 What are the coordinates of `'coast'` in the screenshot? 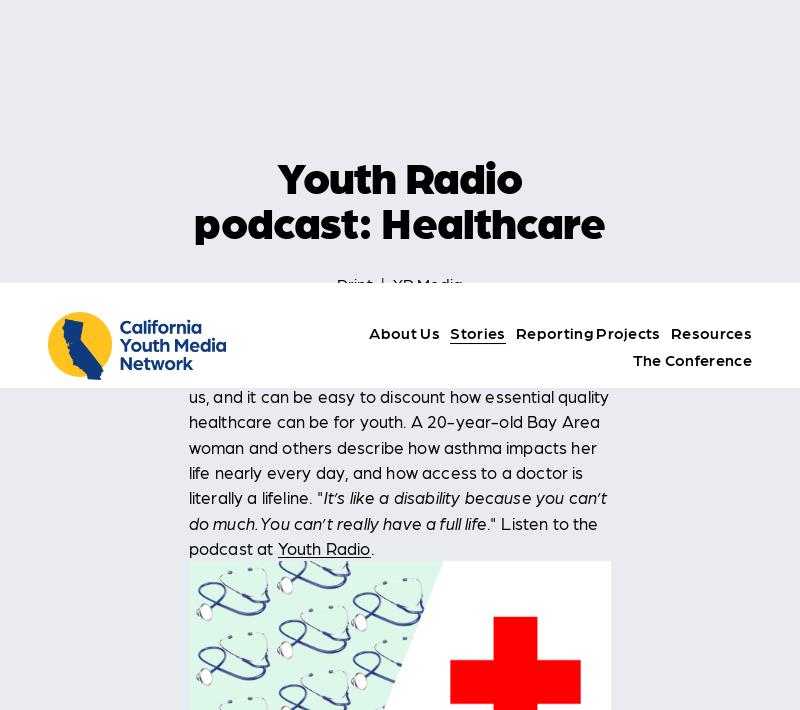 It's located at (362, 653).